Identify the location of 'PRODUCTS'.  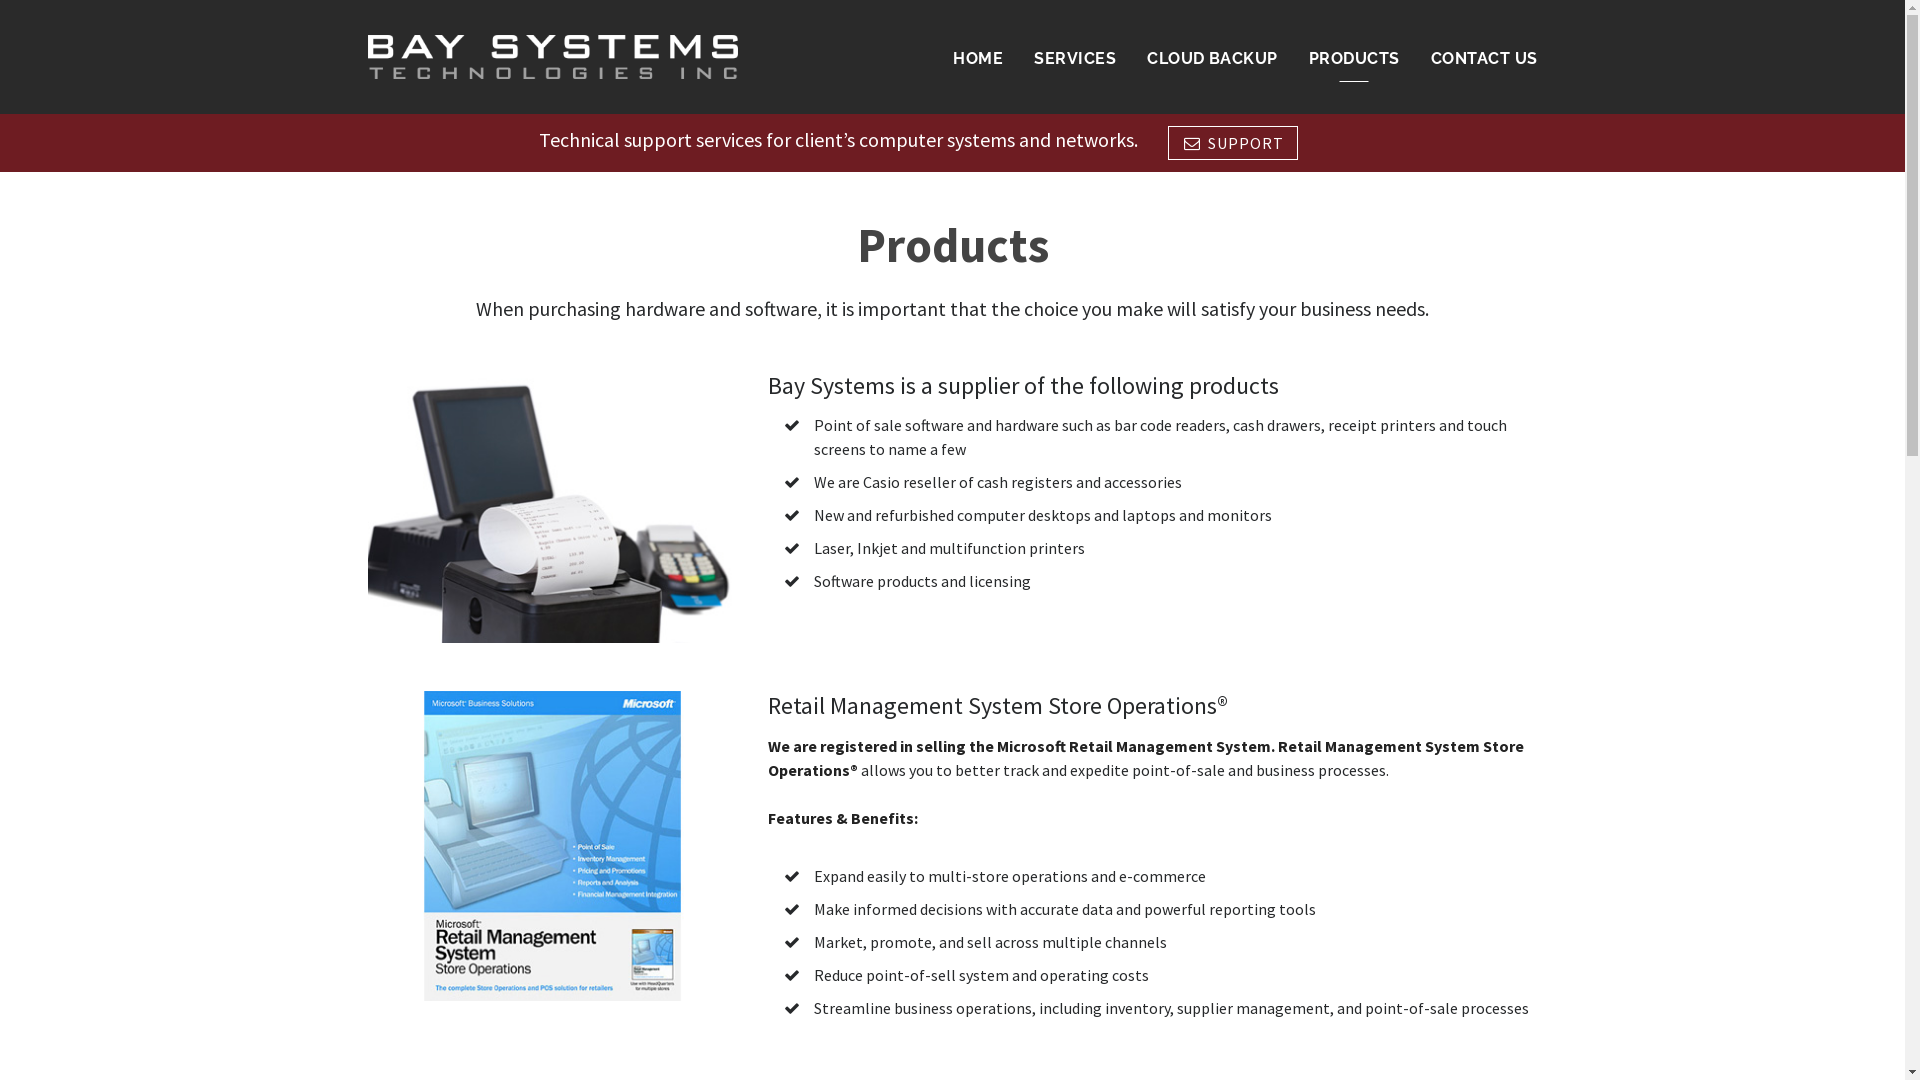
(1354, 57).